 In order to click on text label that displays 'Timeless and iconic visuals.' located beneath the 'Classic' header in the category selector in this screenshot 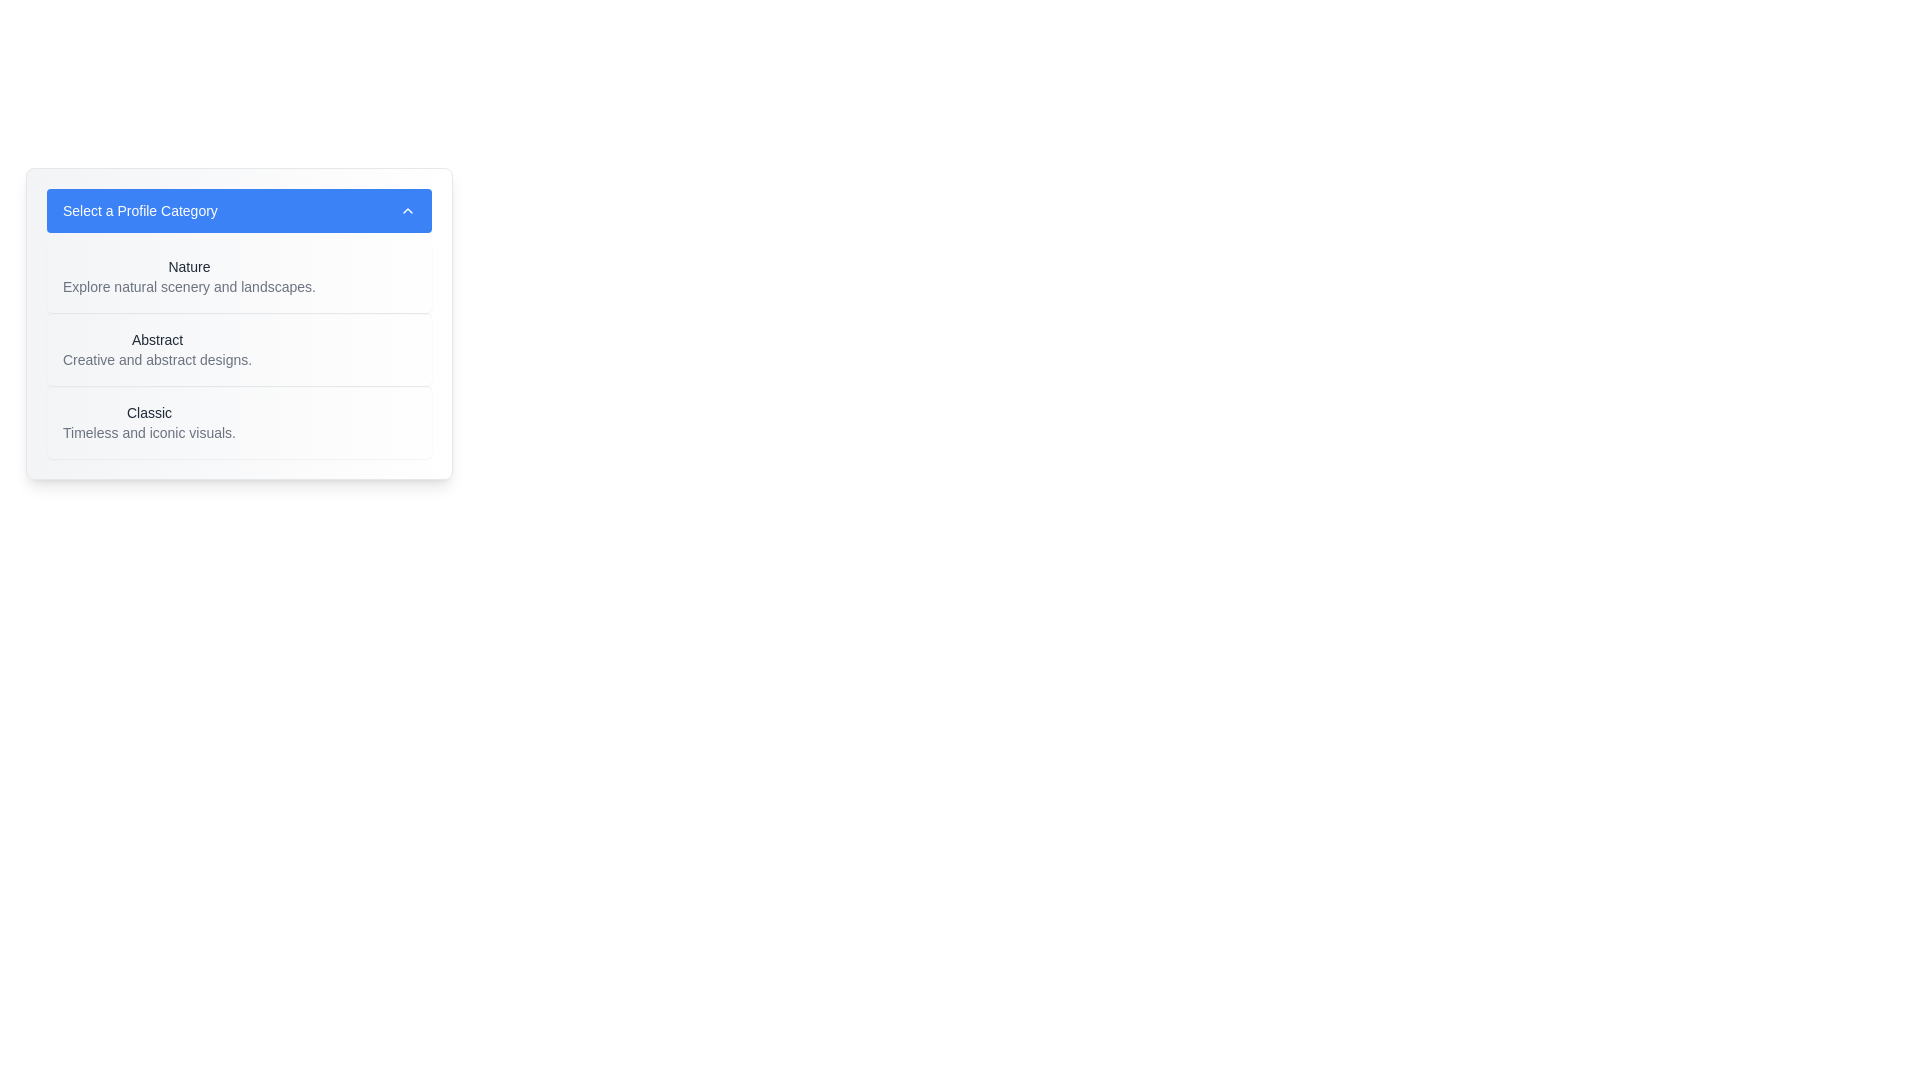, I will do `click(148, 431)`.